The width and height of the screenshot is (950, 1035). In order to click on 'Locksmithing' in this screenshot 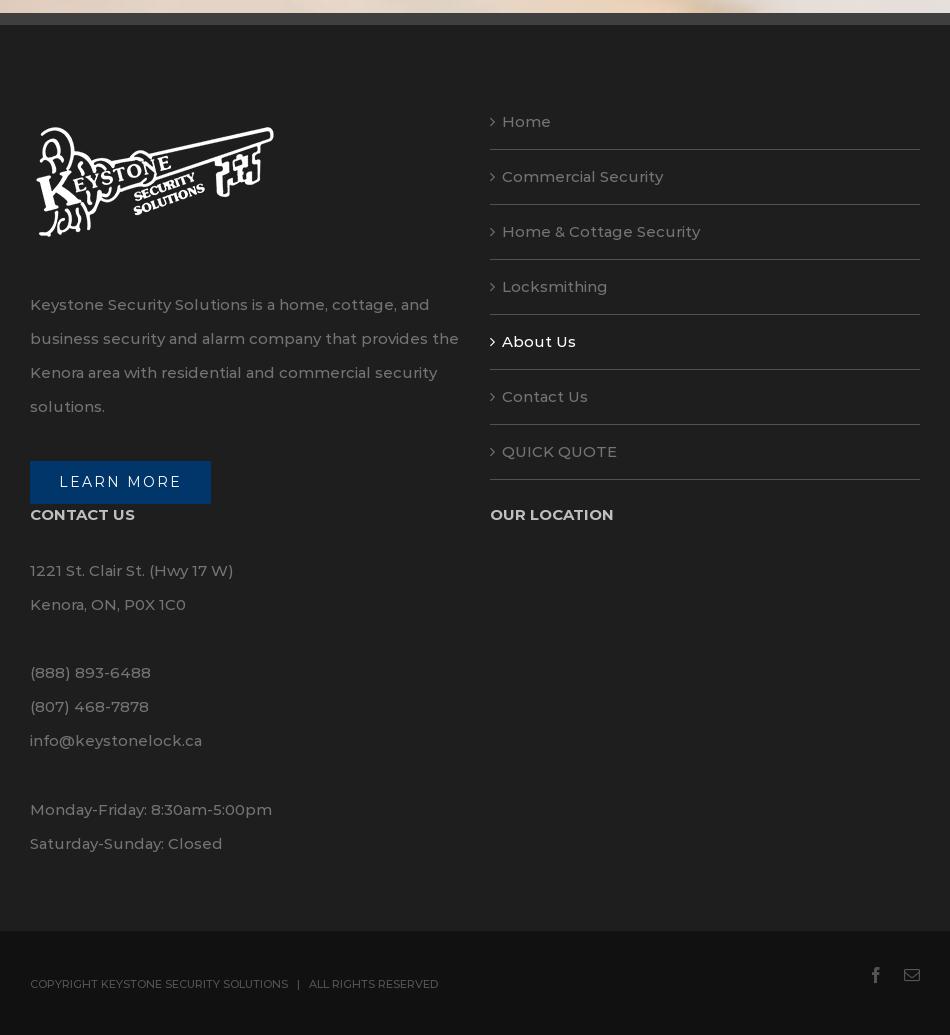, I will do `click(554, 285)`.